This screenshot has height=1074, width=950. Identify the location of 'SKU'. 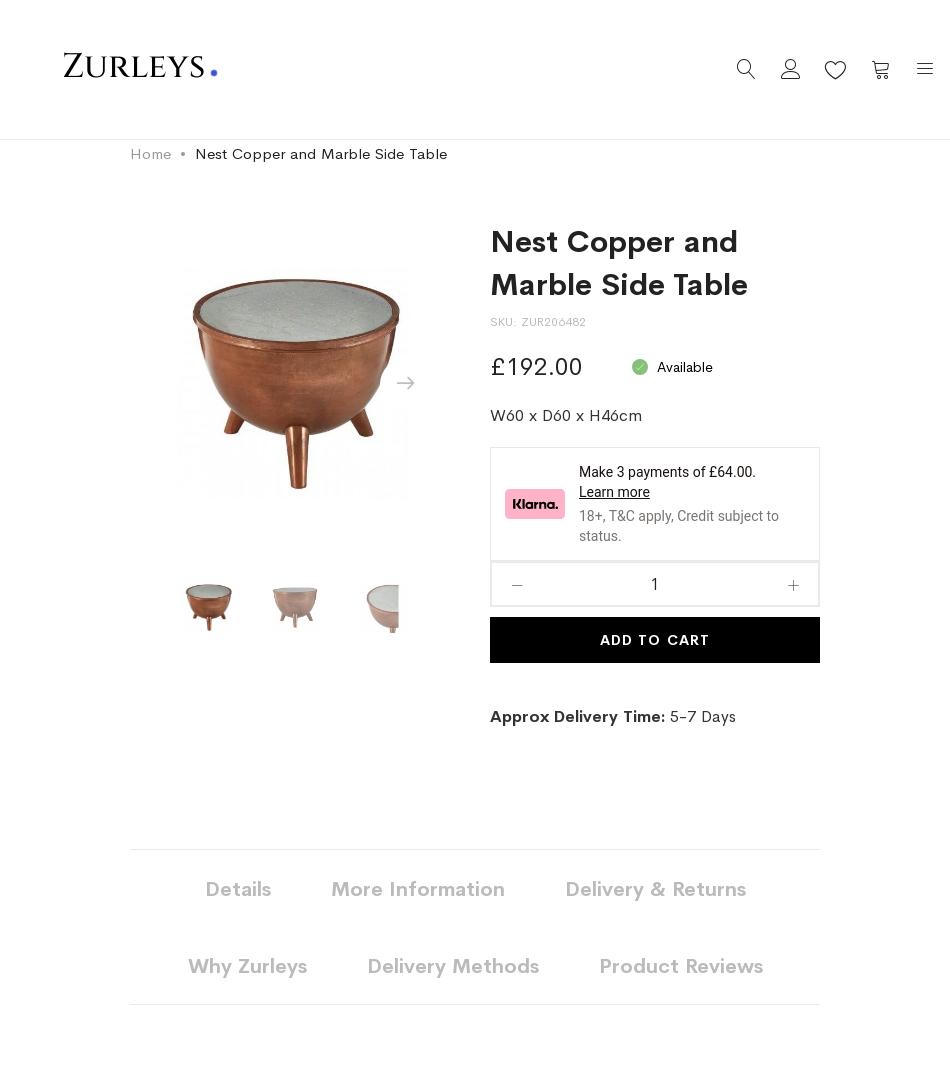
(501, 321).